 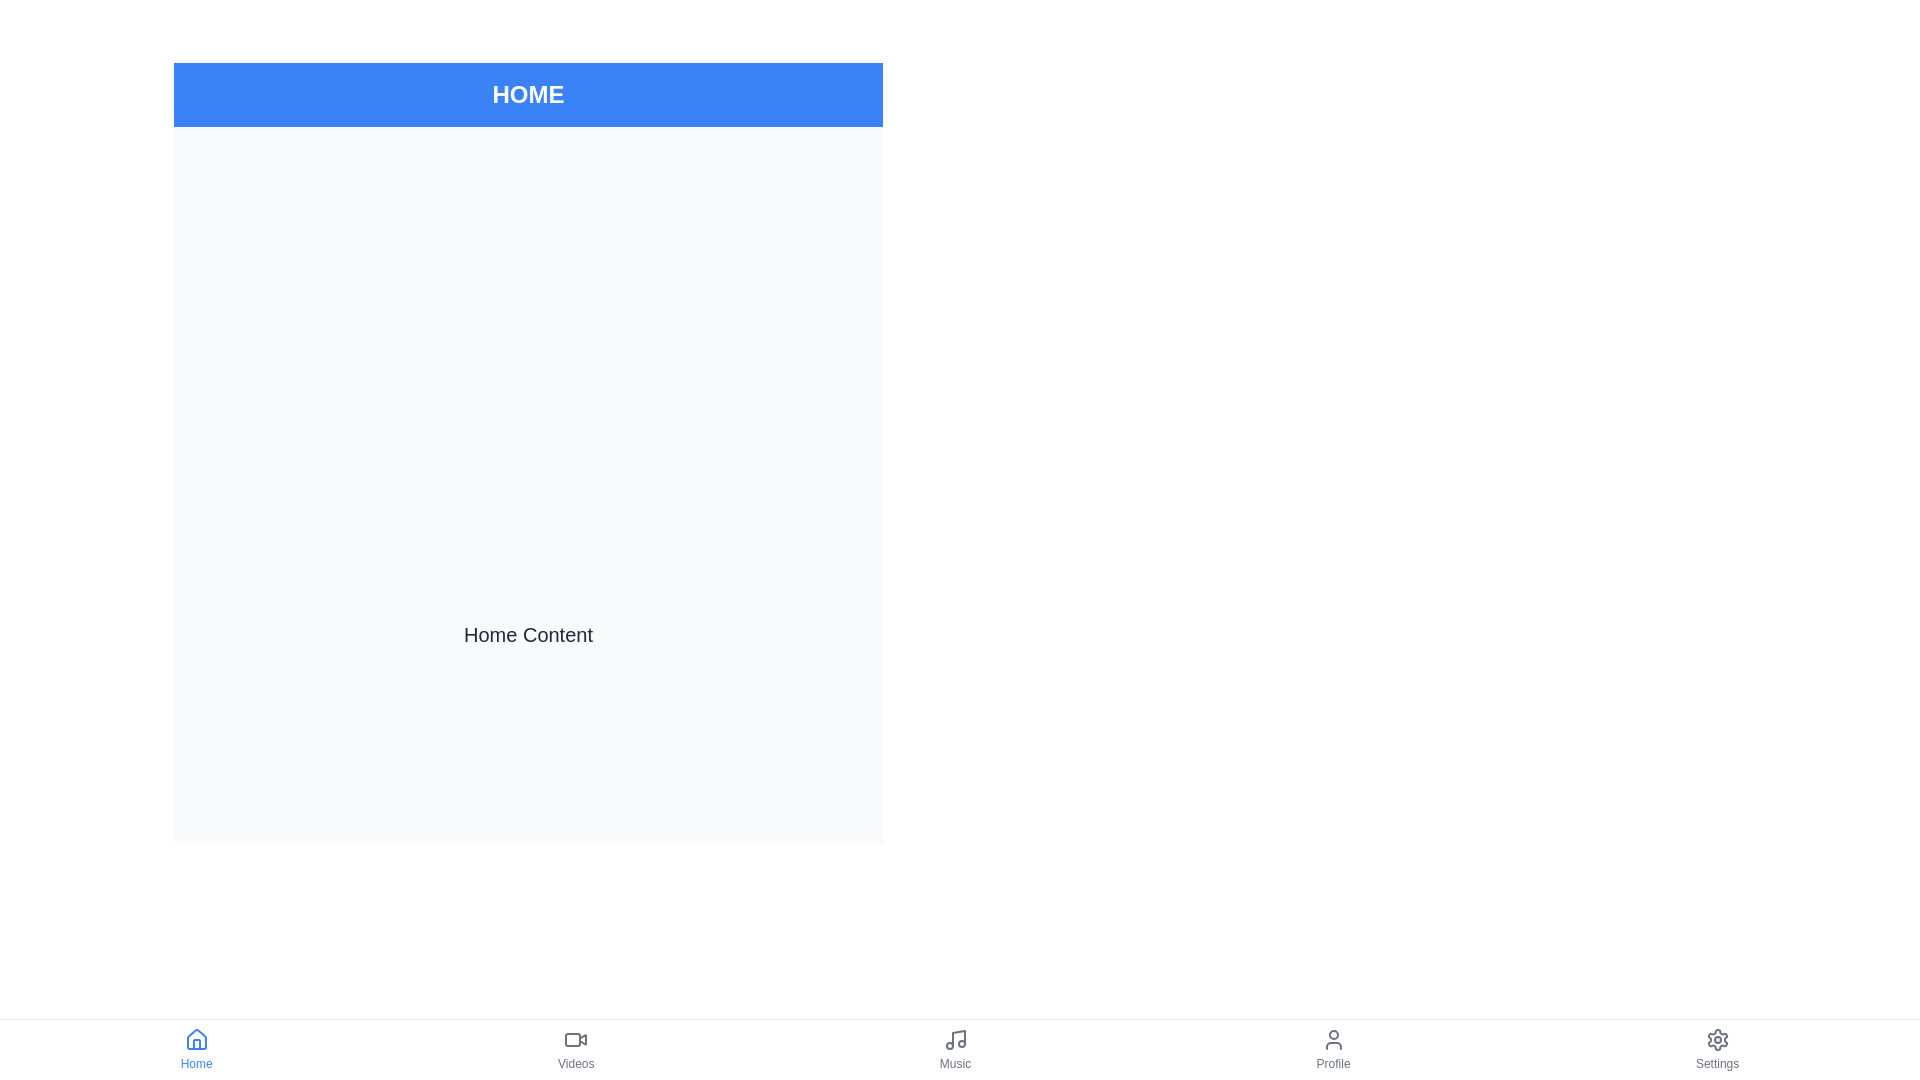 I want to click on the camera-like icon in the 'Videos' button located in the navigation bar at the bottom of the interface, so click(x=575, y=1039).